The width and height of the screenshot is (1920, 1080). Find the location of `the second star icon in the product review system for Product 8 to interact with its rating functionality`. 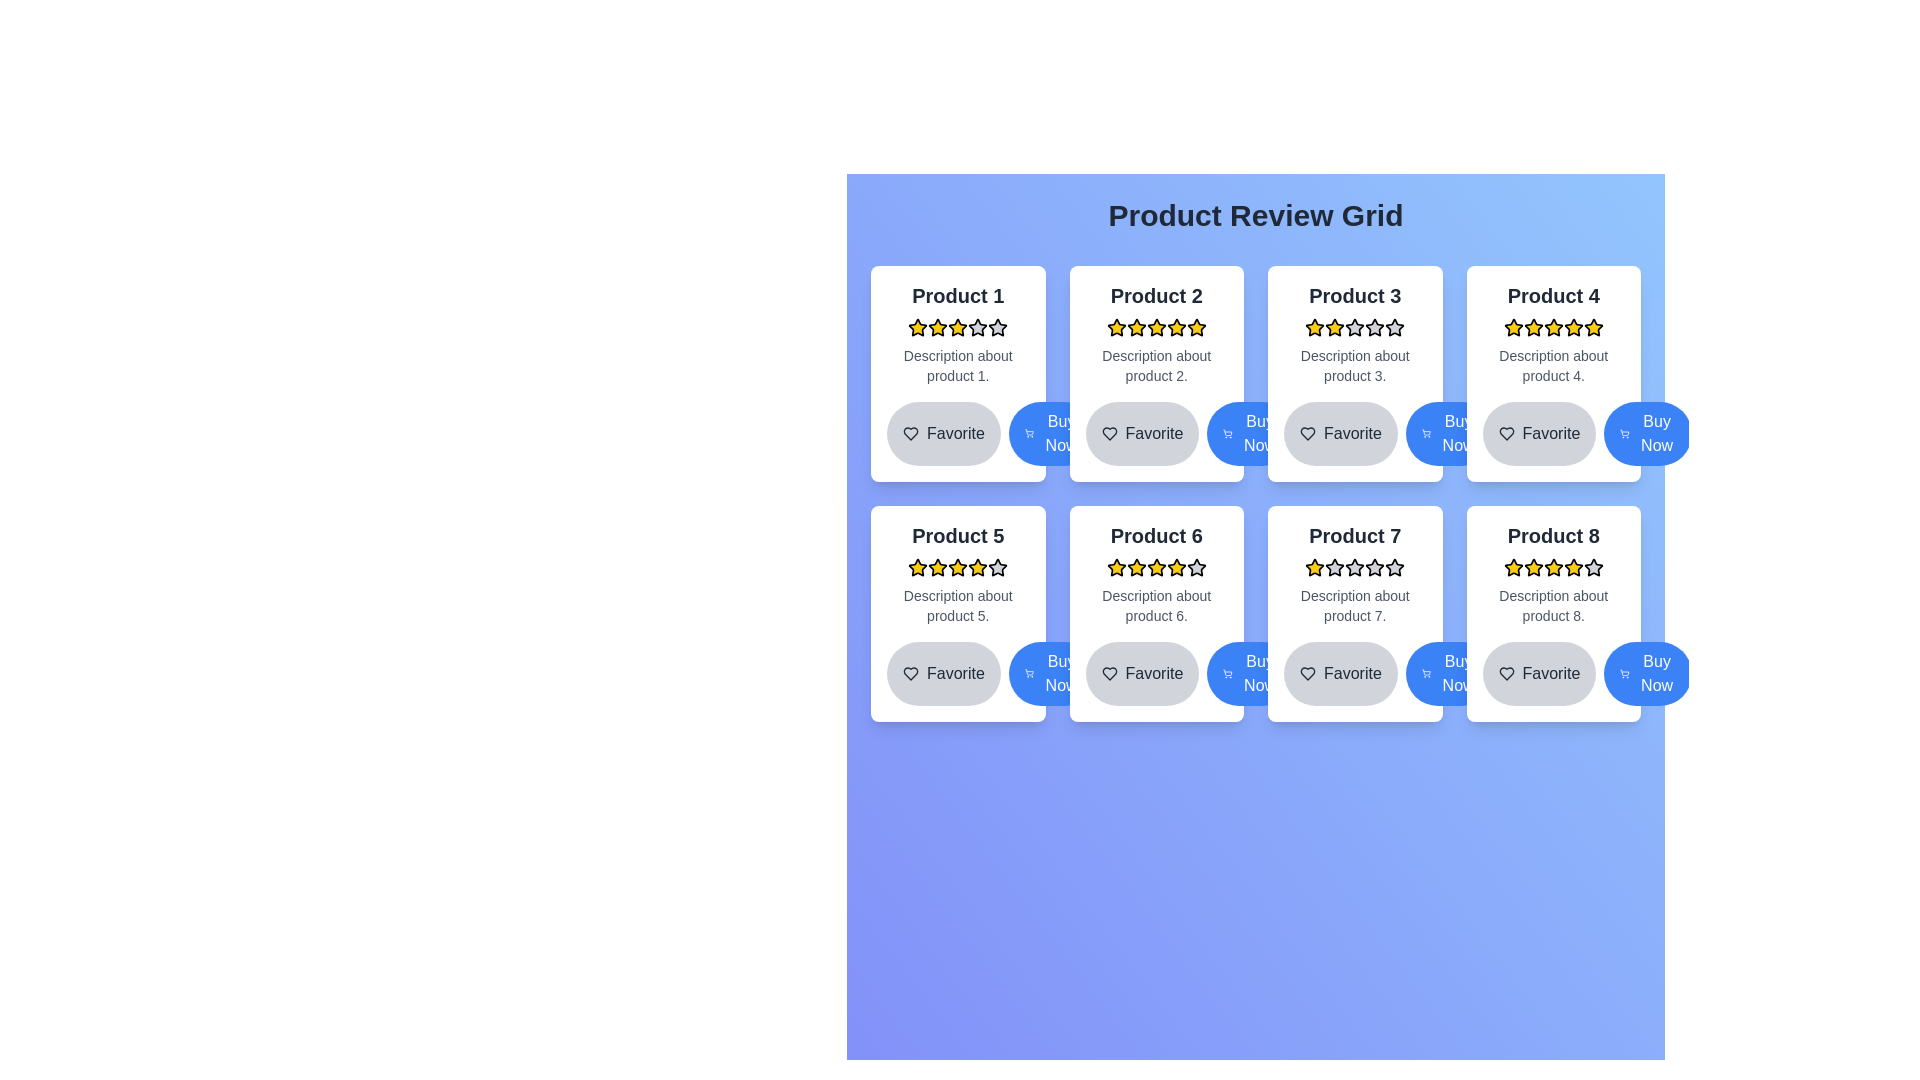

the second star icon in the product review system for Product 8 to interact with its rating functionality is located at coordinates (1513, 567).